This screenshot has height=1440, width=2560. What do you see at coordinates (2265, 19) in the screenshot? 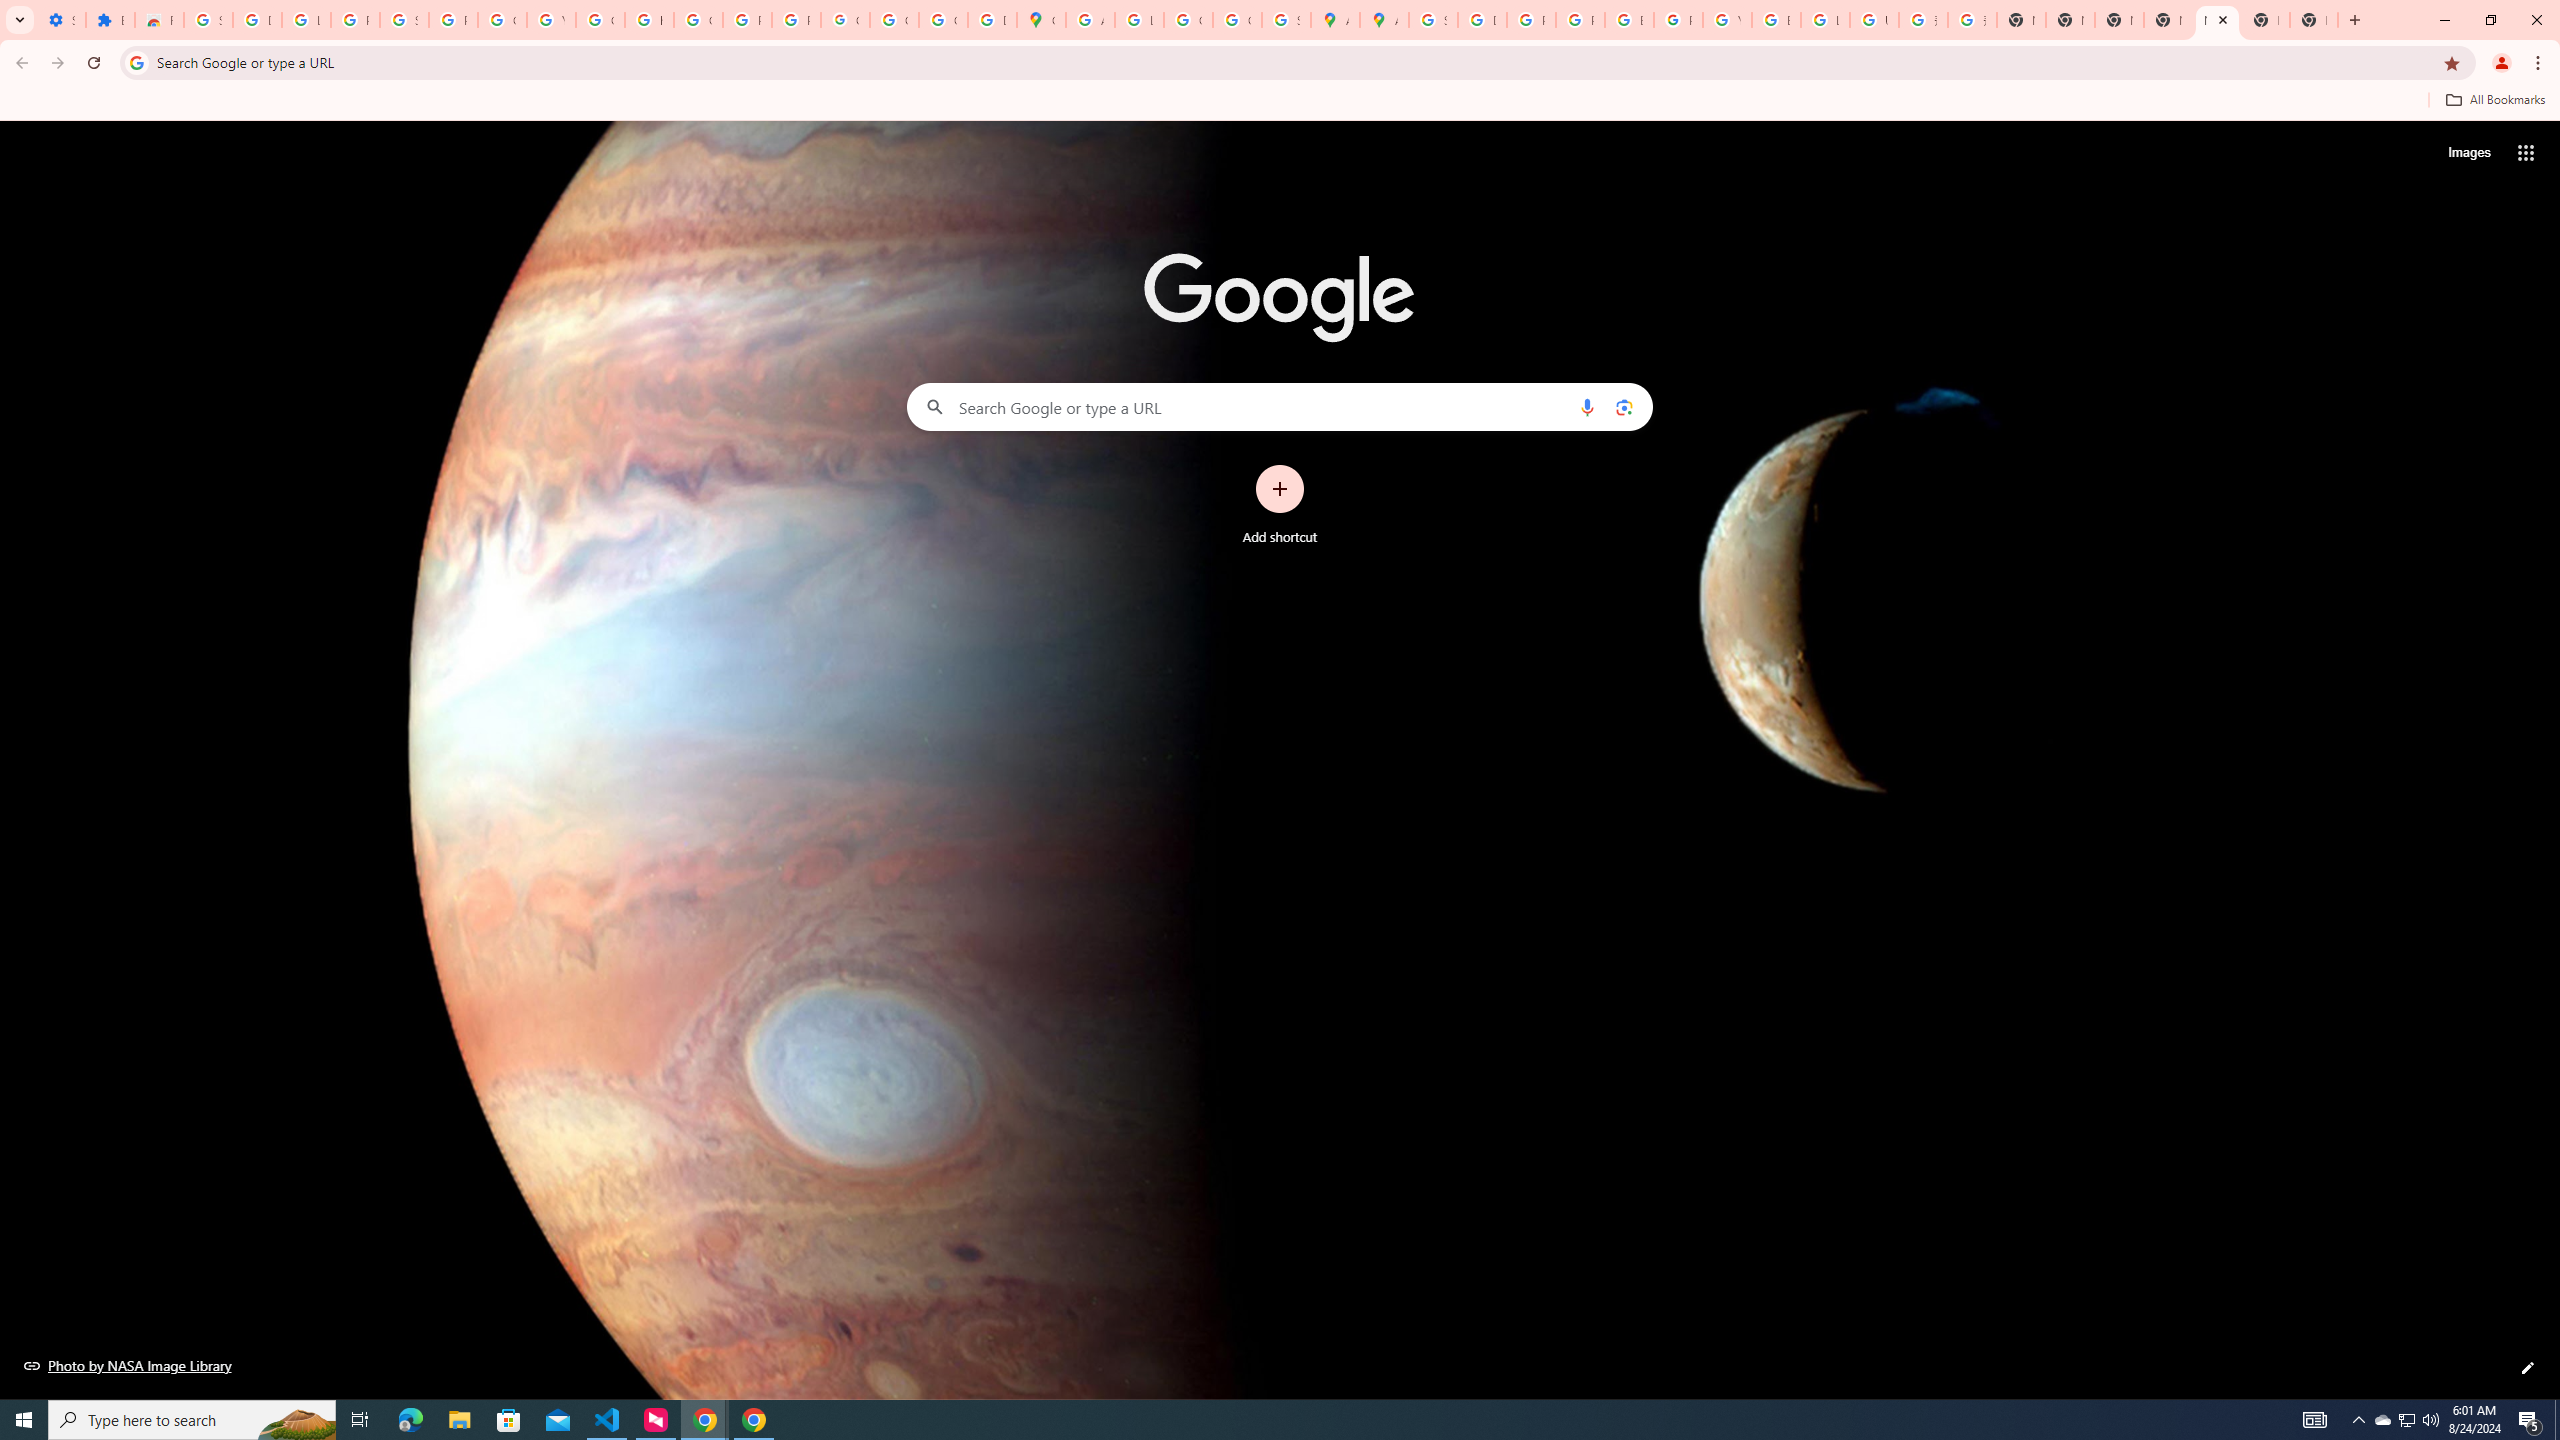
I see `'New Tab'` at bounding box center [2265, 19].